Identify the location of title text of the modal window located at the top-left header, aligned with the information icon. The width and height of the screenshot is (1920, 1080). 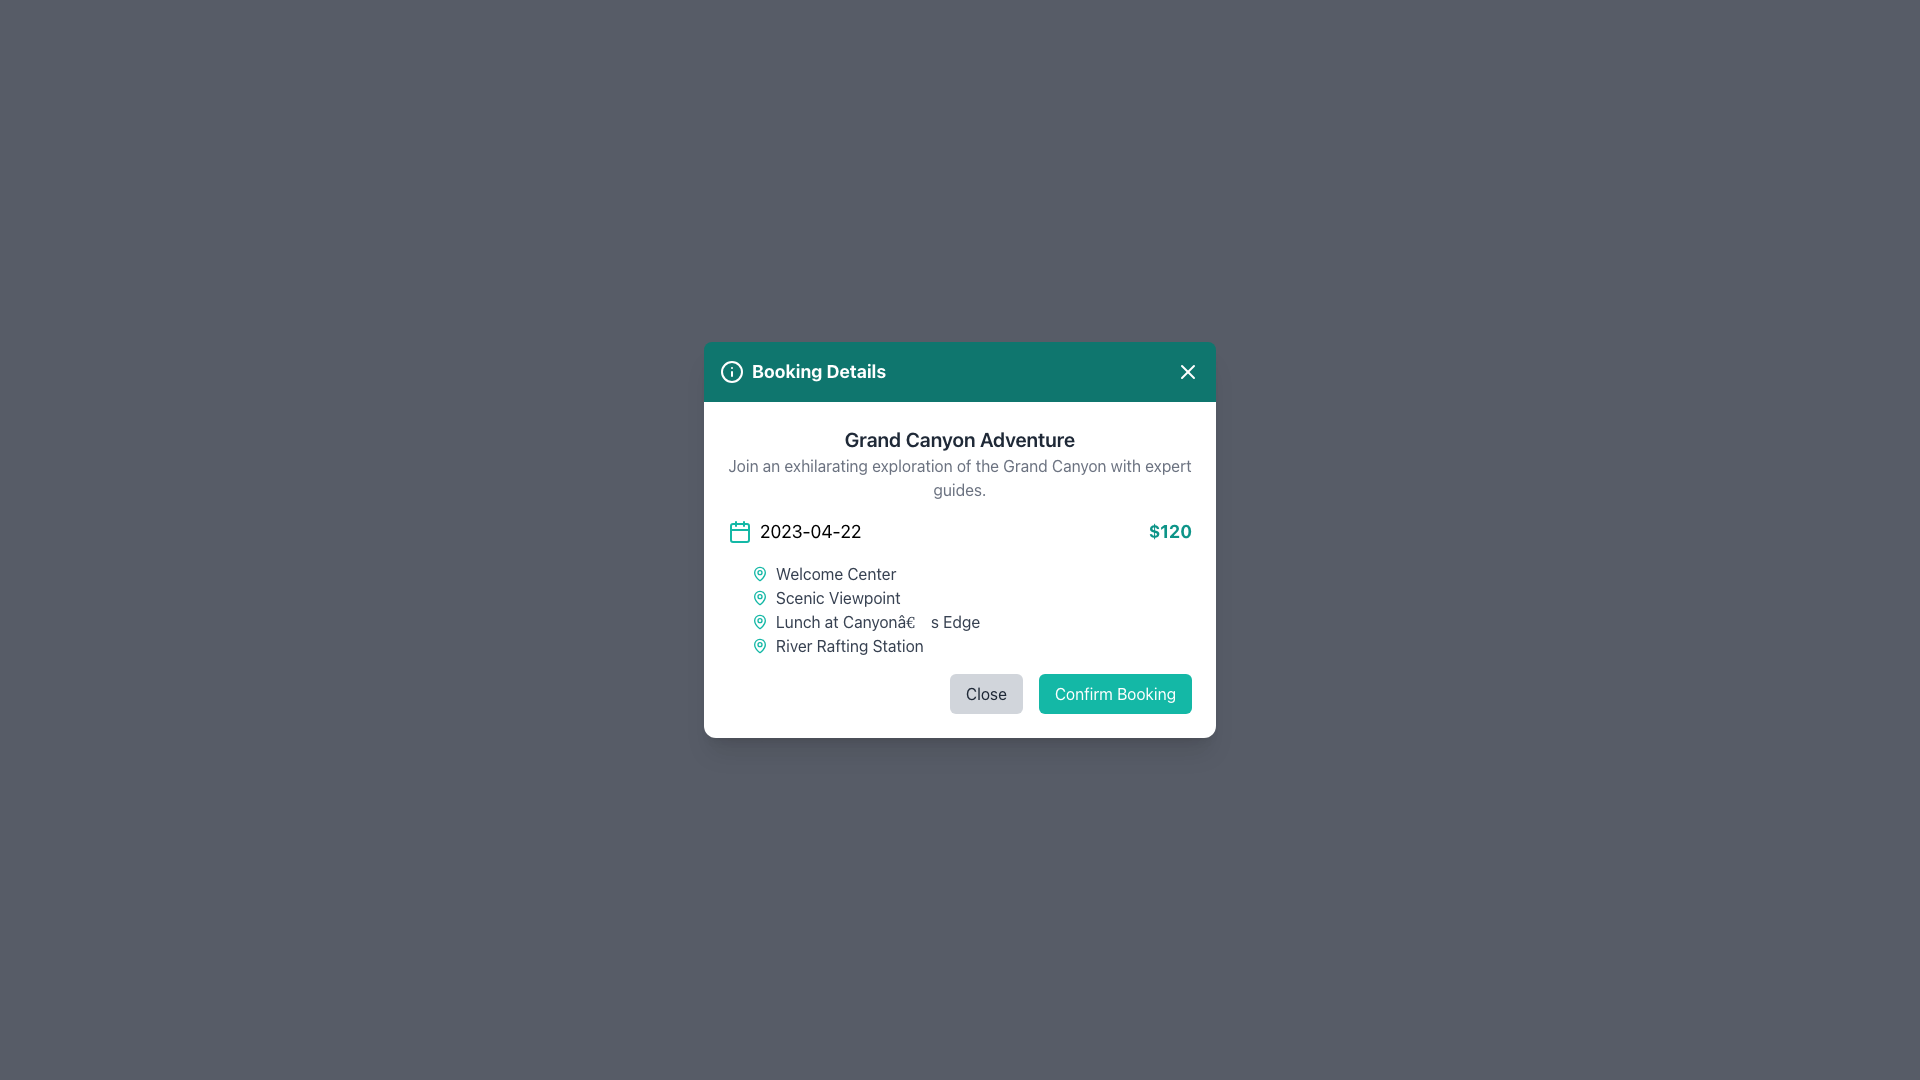
(803, 371).